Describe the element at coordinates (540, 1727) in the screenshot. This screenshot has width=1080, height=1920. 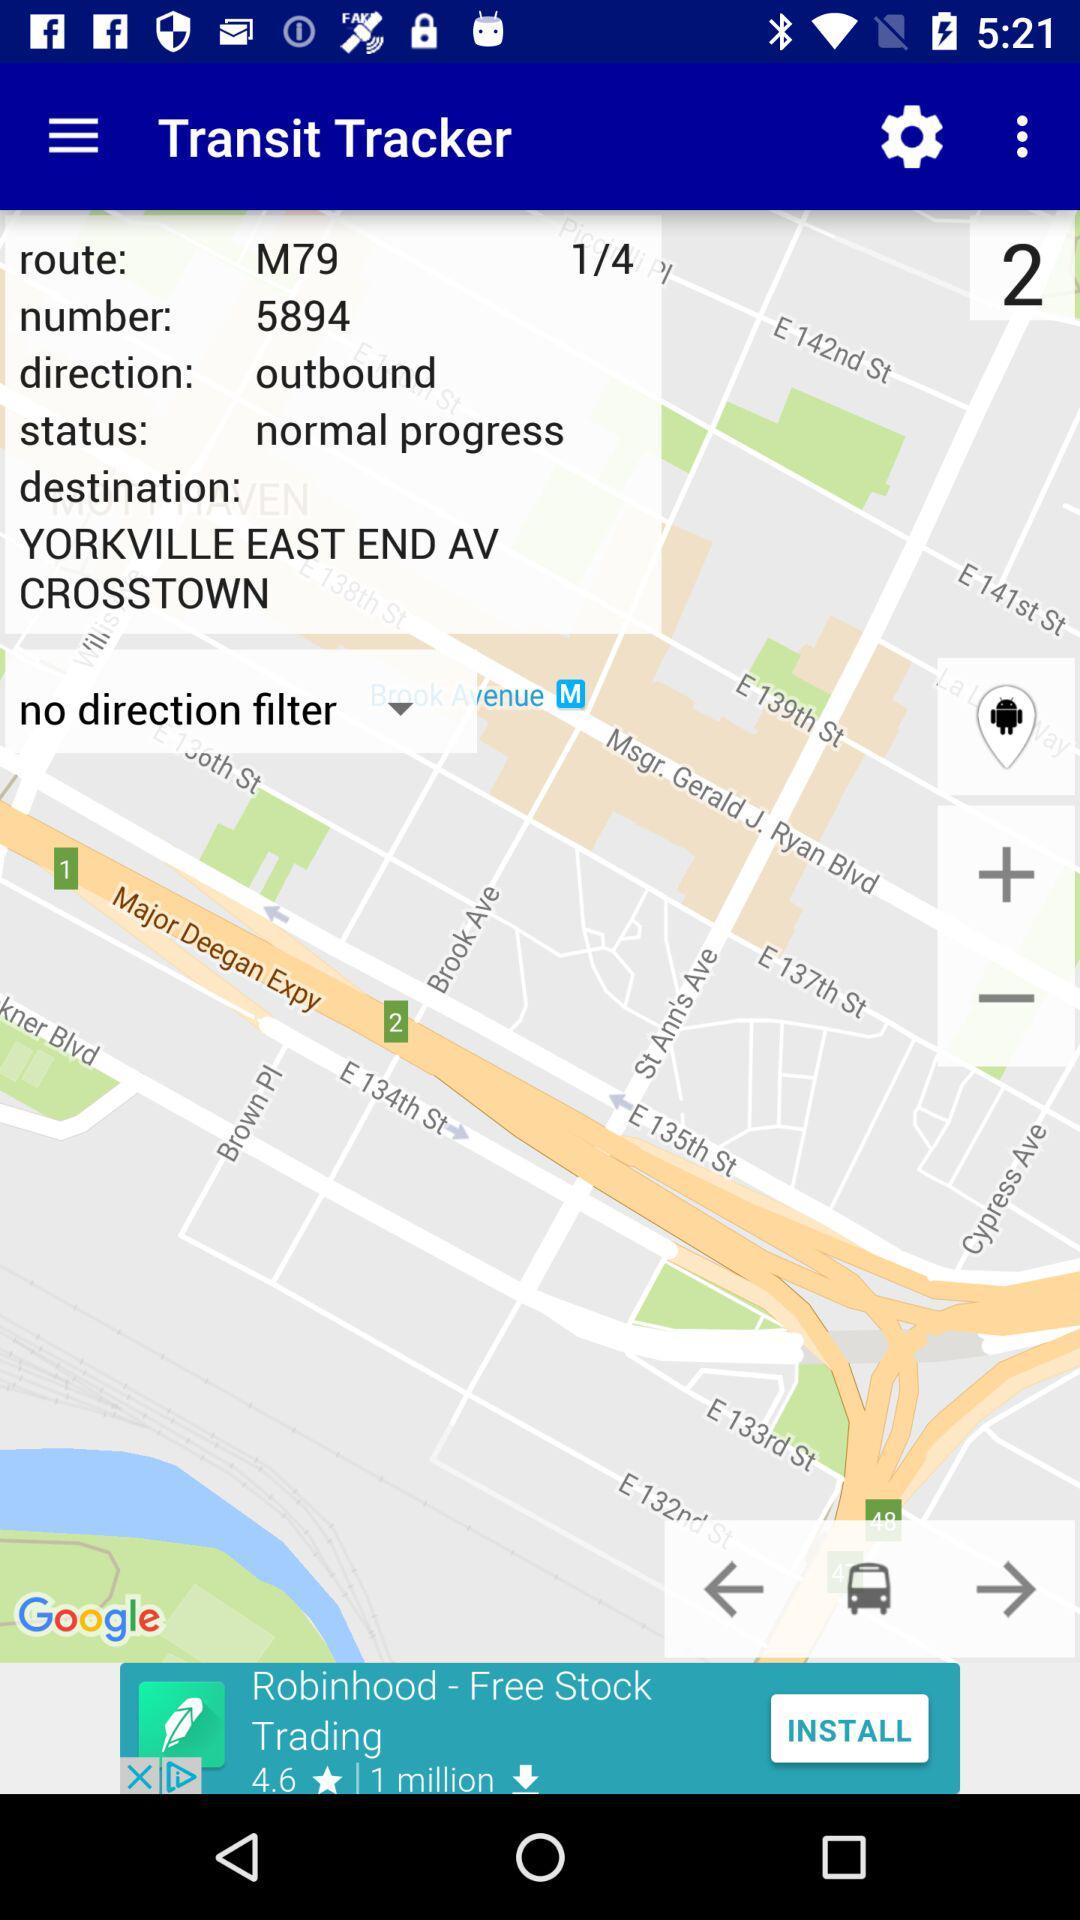
I see `google advertisements` at that location.